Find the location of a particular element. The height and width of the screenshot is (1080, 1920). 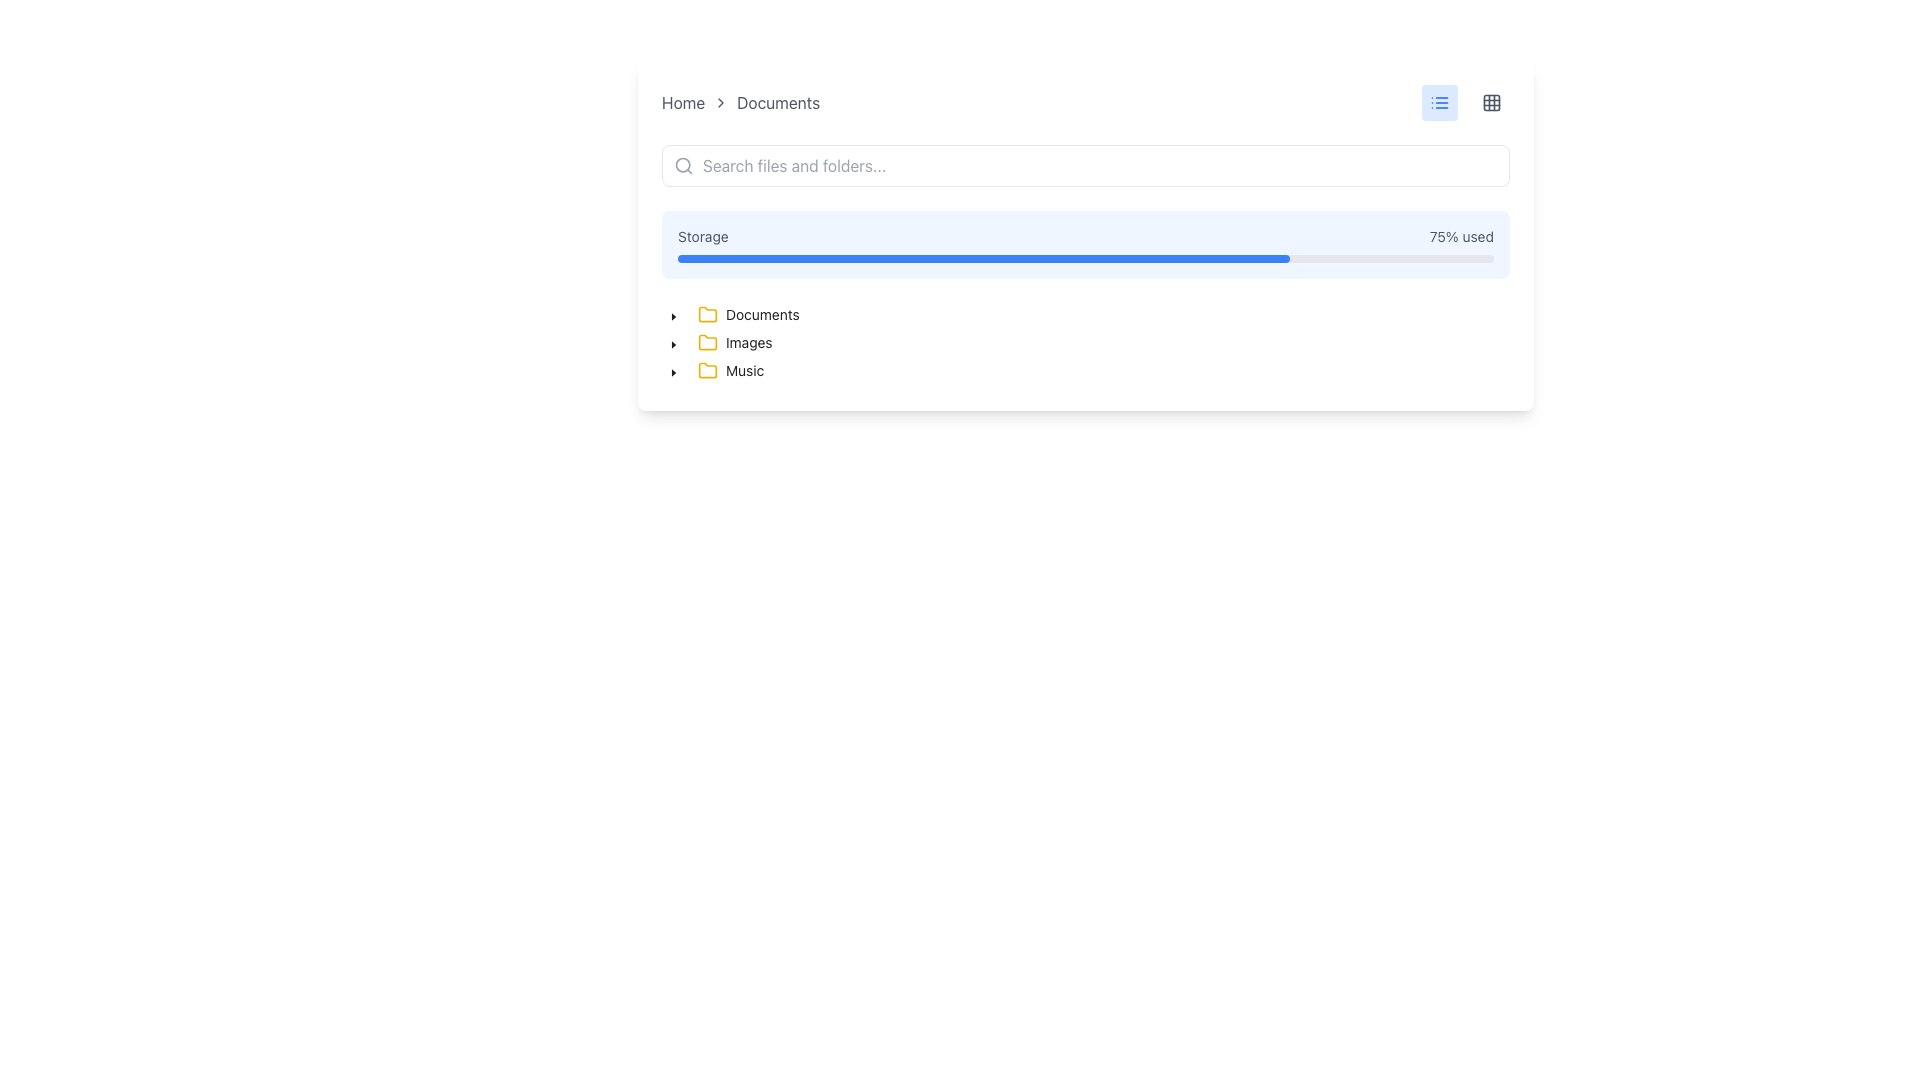

the bright yellow folder icon located adjacent to the text 'Music' in the 'Documents' section is located at coordinates (708, 370).